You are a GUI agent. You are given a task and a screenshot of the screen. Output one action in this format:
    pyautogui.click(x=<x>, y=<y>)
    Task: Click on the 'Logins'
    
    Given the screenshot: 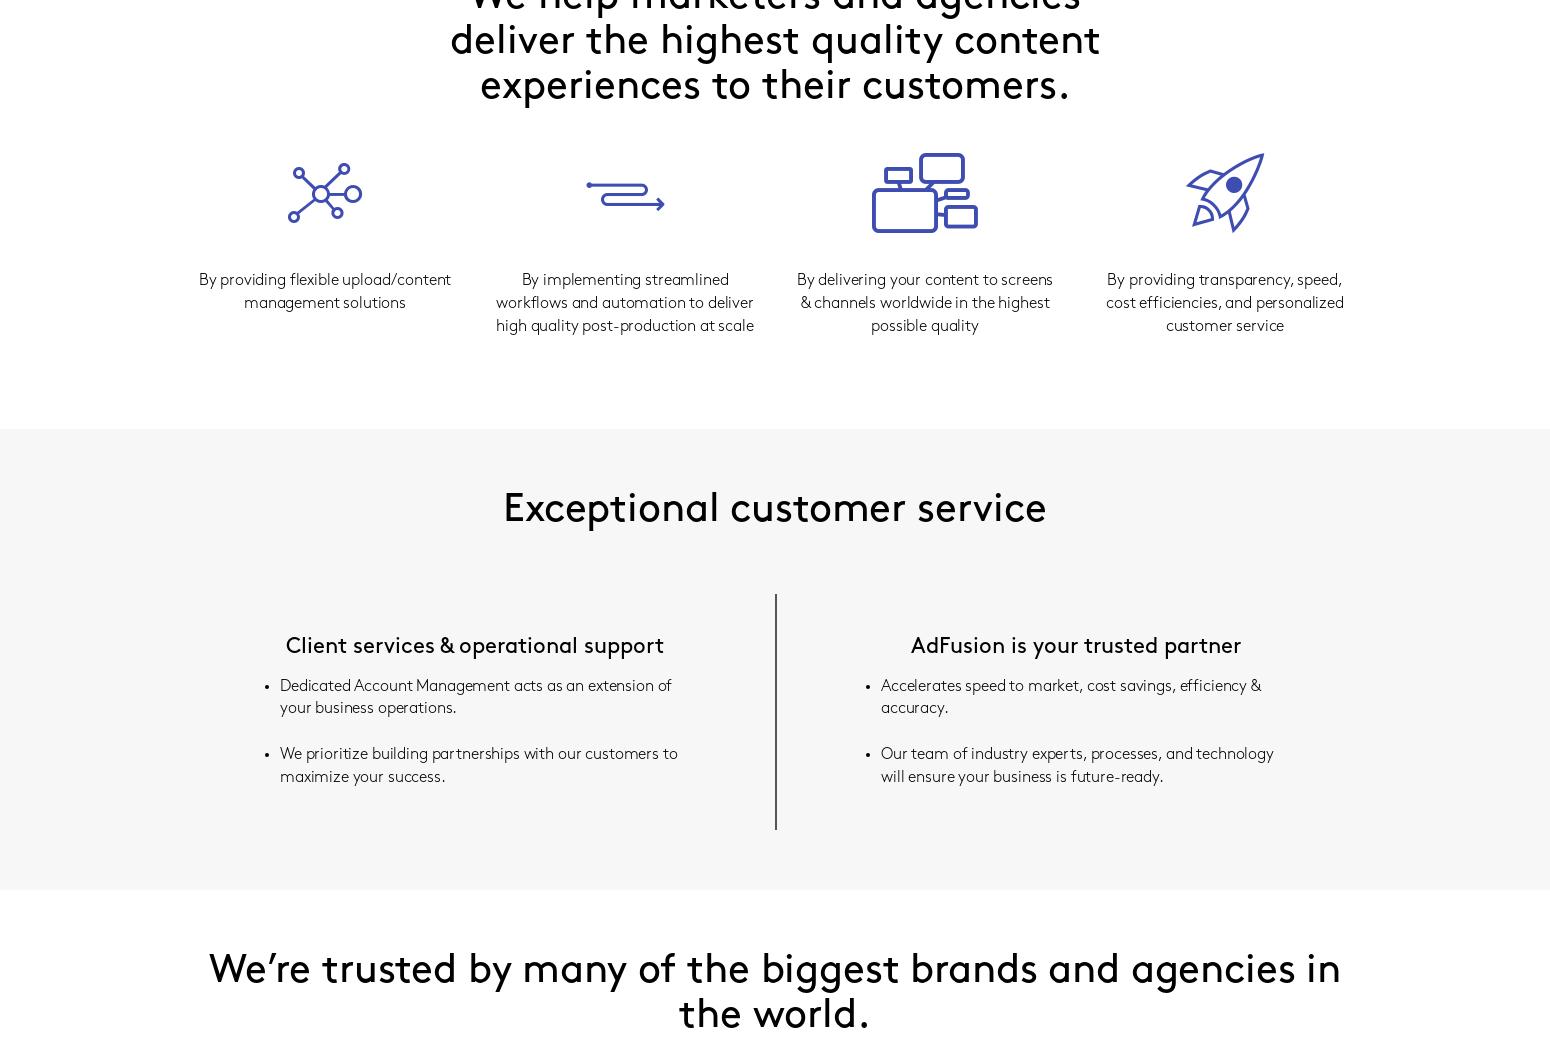 What is the action you would take?
    pyautogui.click(x=1132, y=690)
    